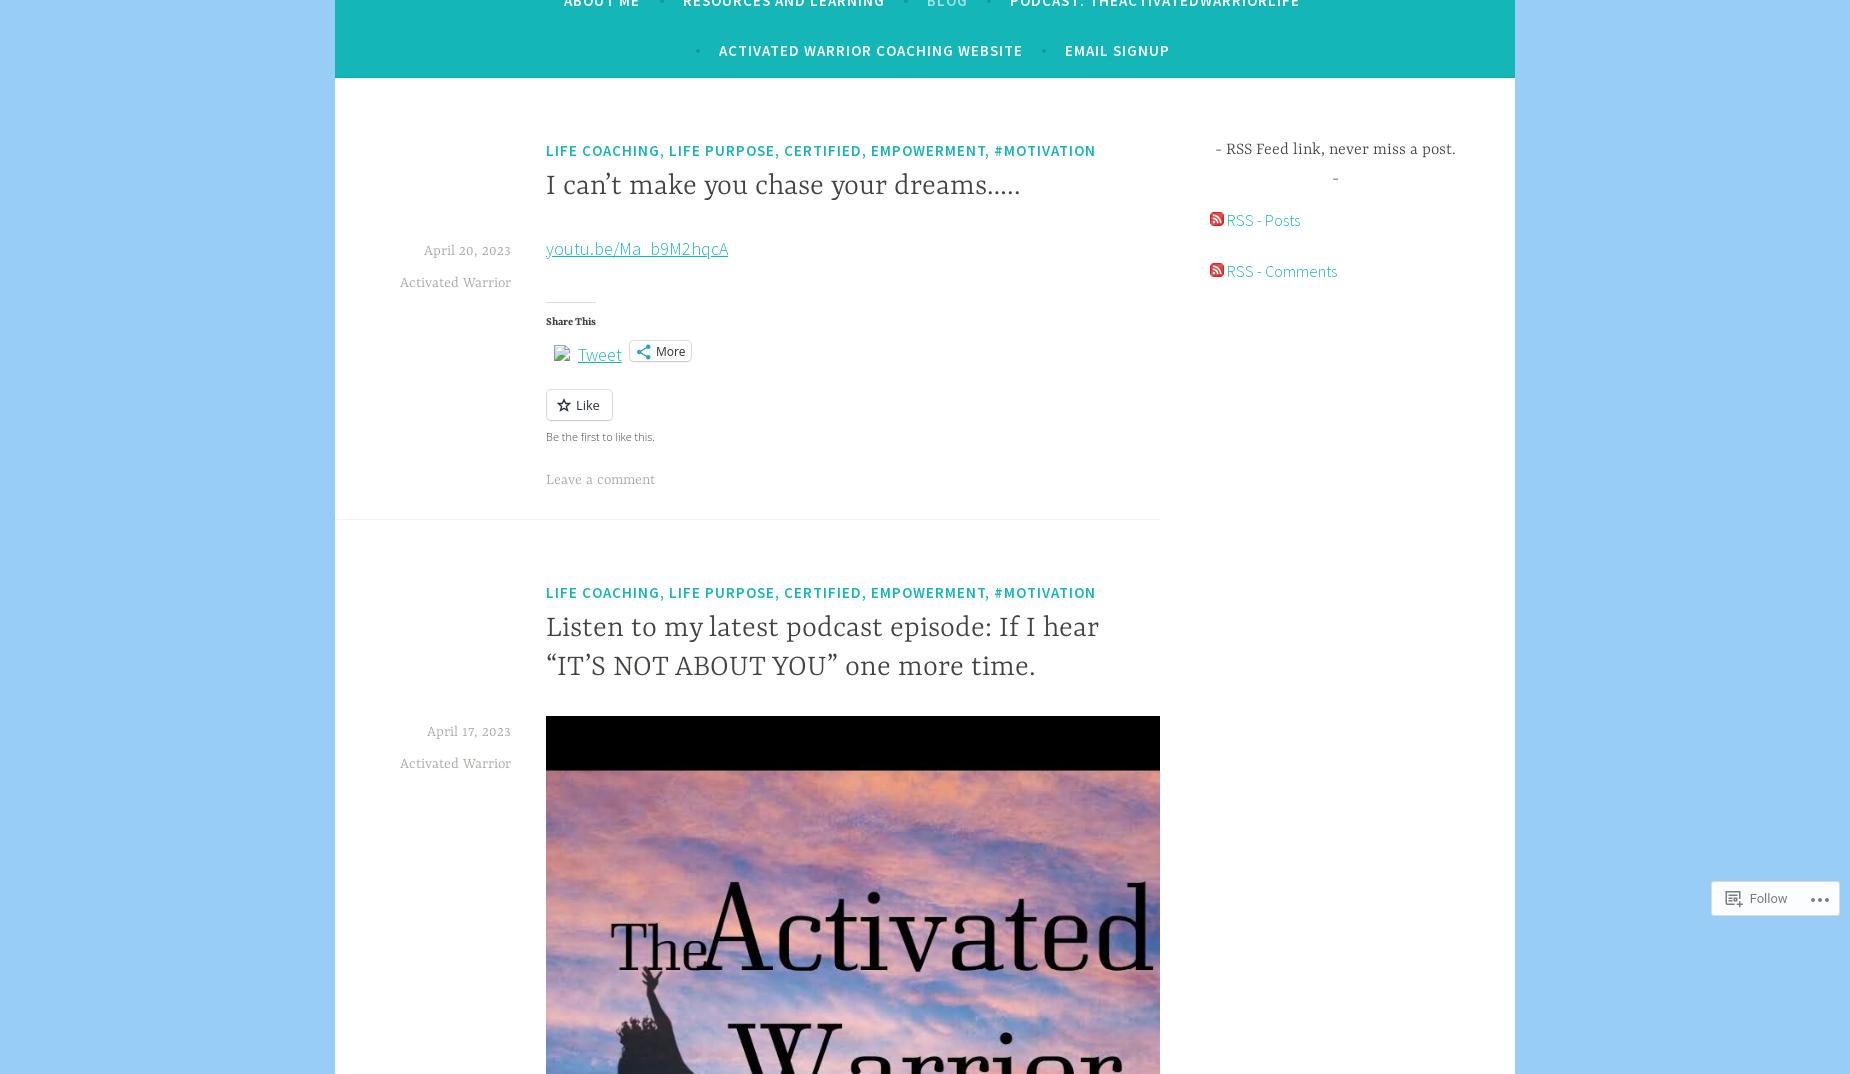 Image resolution: width=1850 pixels, height=1074 pixels. I want to click on 'EMAIL SIGNUP', so click(1062, 49).